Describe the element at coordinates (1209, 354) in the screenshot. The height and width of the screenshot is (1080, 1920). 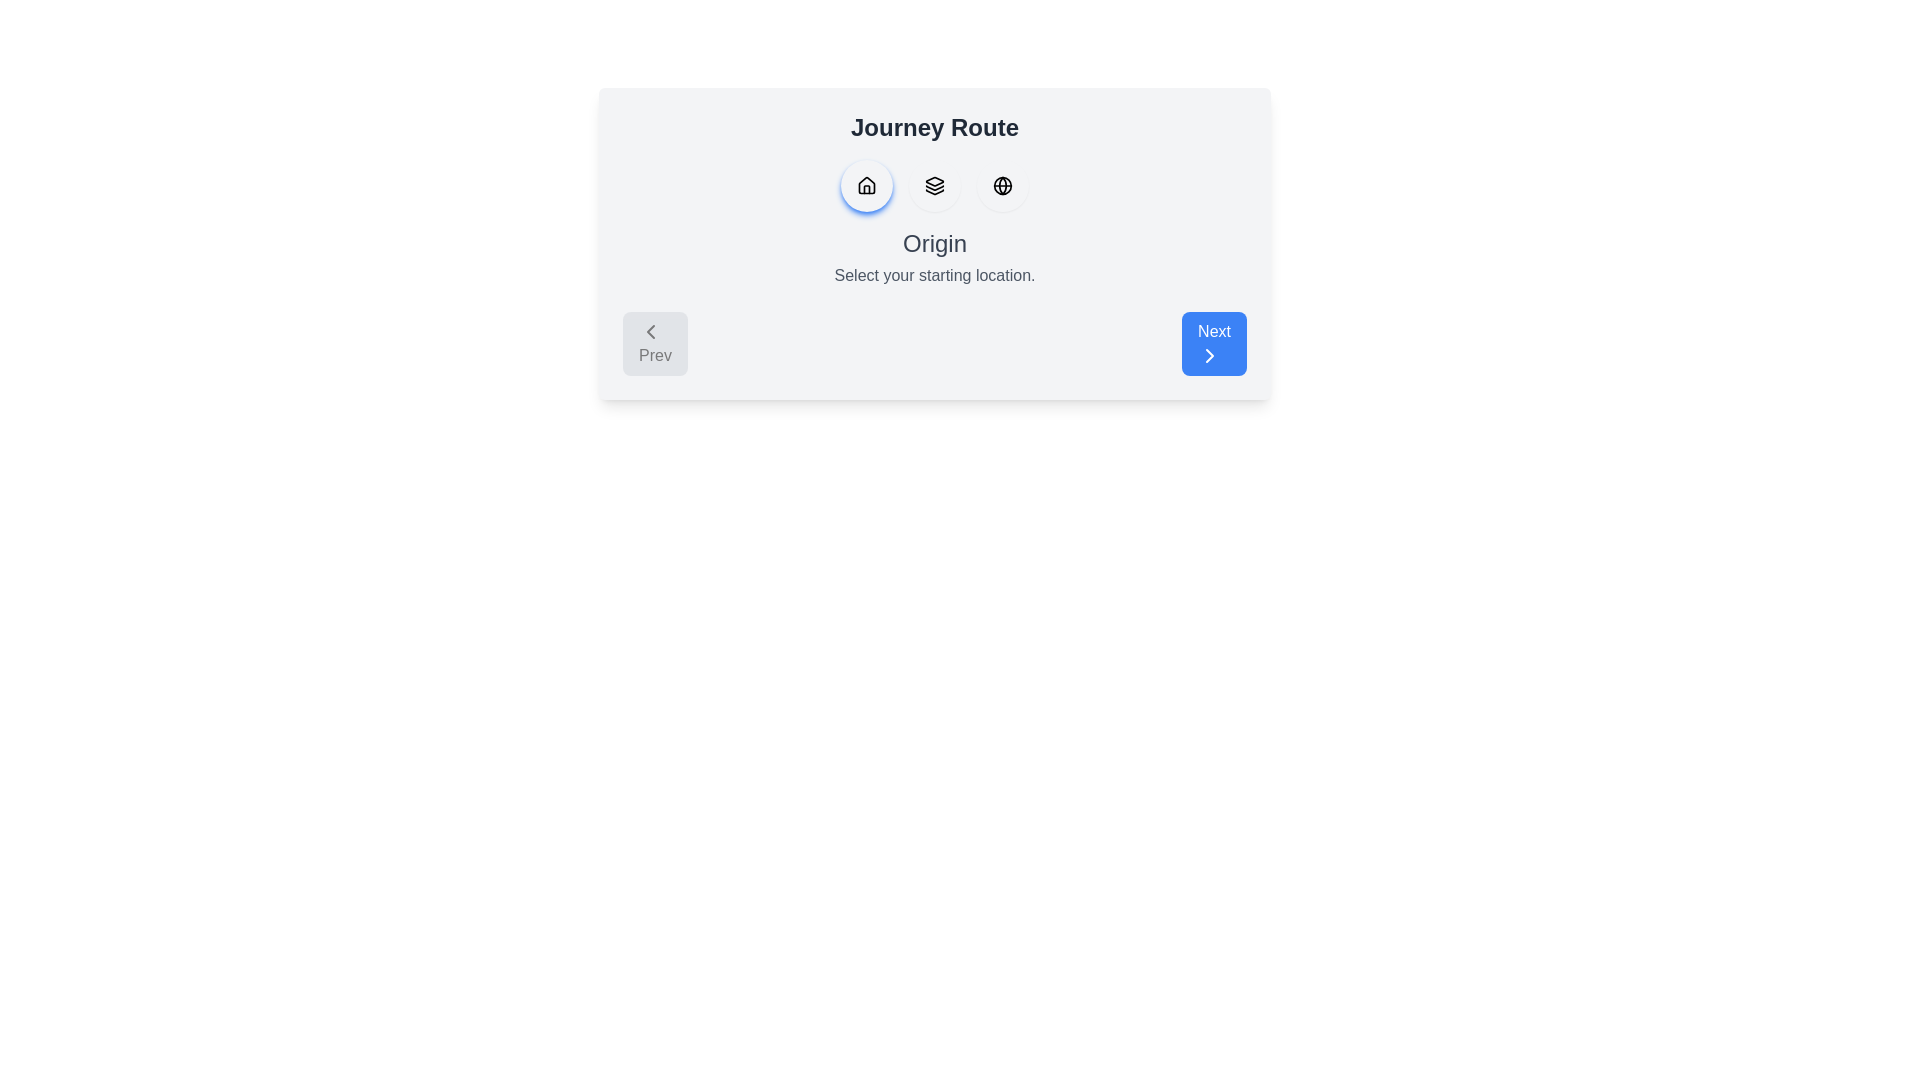
I see `the right-pointing arrow icon within the 'Next' button located at the bottom-right corner of the 'Journey Route' dialog to proceed to the next step` at that location.